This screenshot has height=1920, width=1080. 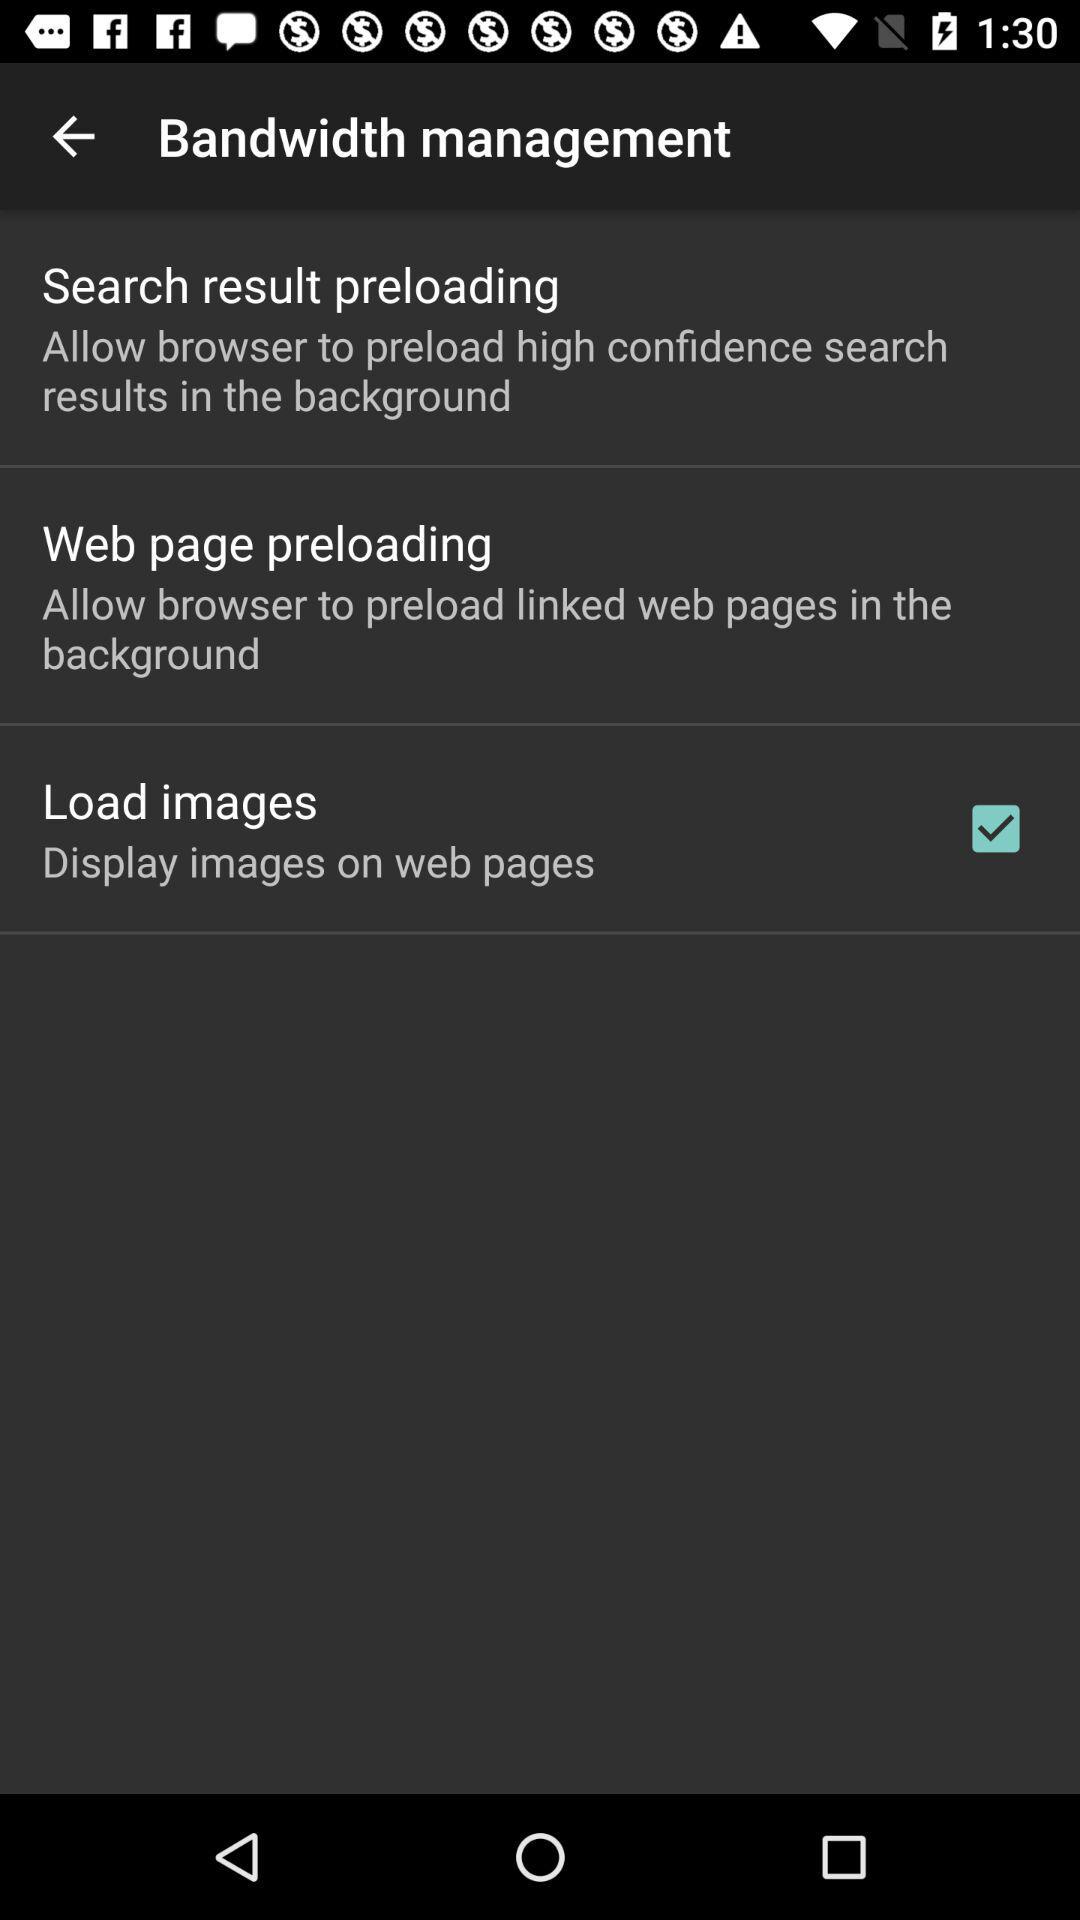 I want to click on web page preloading app, so click(x=266, y=542).